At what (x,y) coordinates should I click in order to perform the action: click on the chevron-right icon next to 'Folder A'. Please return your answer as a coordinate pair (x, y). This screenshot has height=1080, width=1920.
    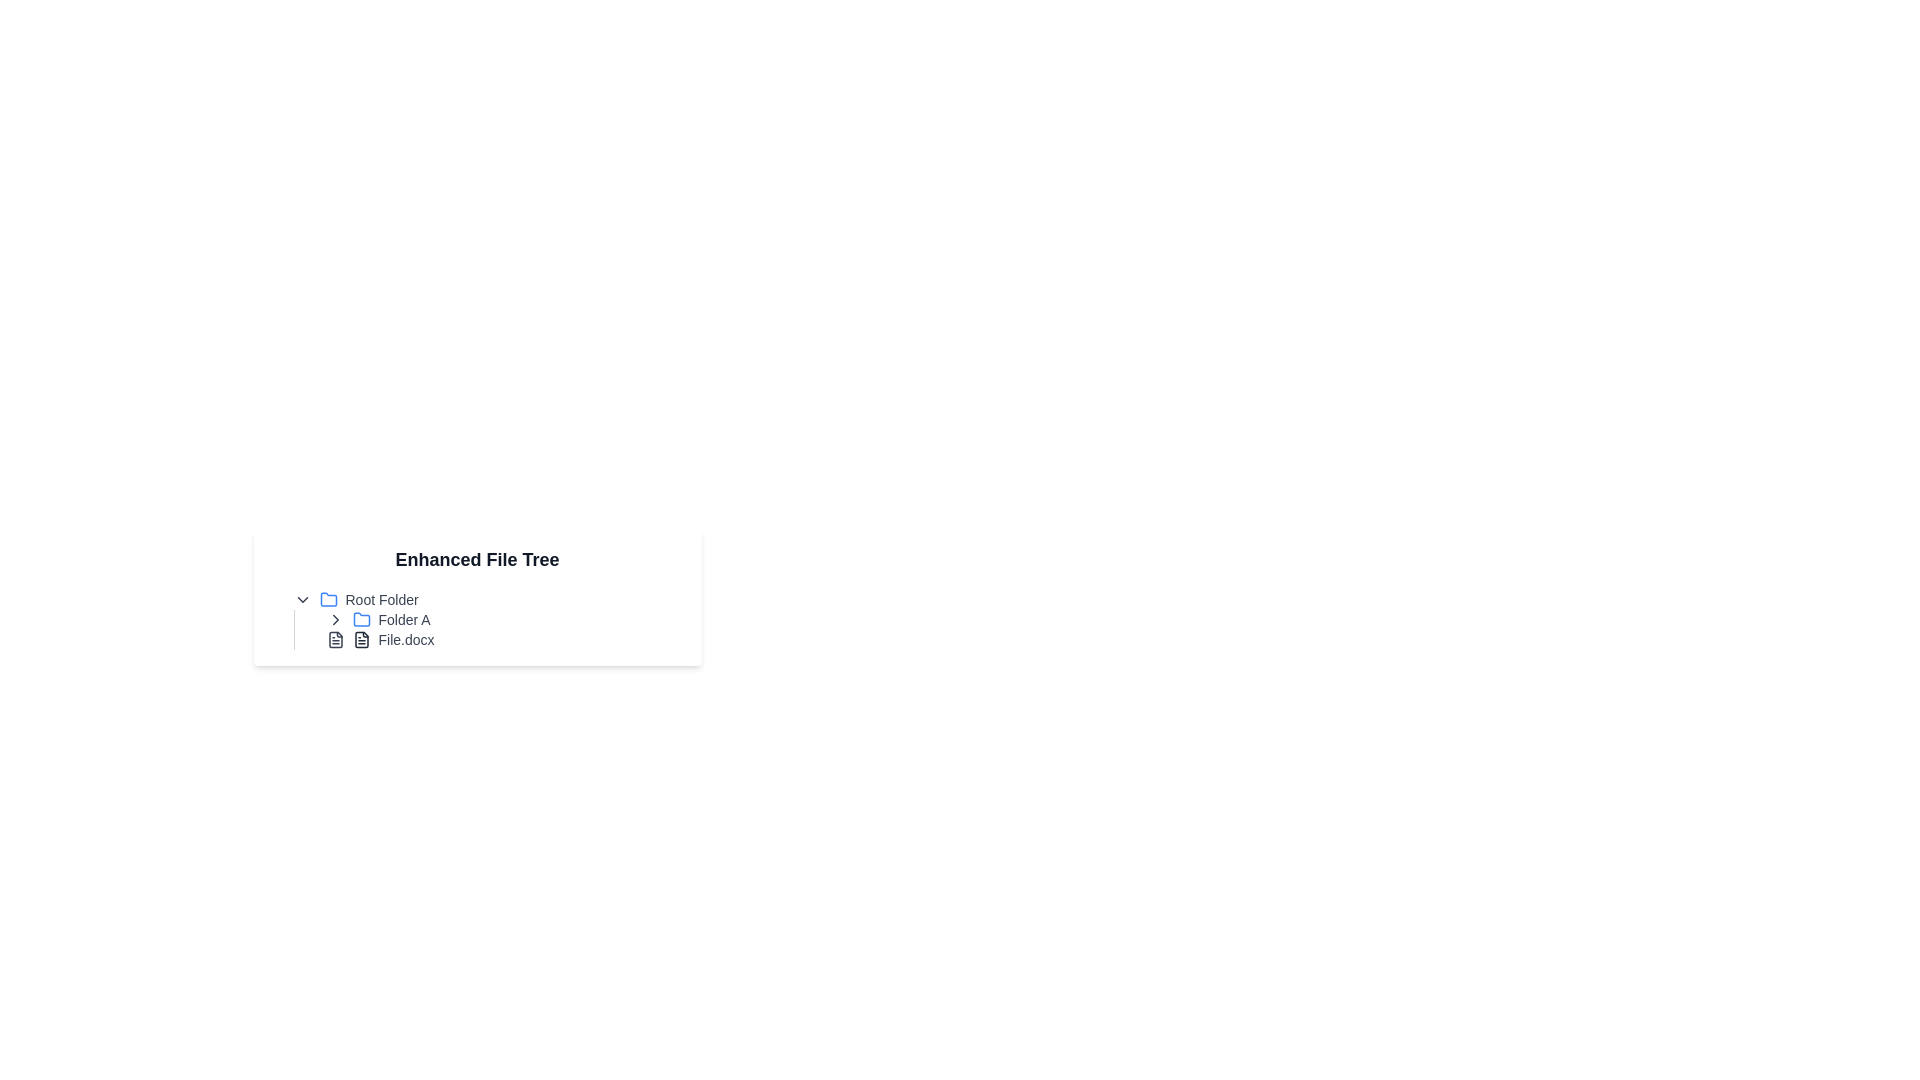
    Looking at the image, I should click on (335, 619).